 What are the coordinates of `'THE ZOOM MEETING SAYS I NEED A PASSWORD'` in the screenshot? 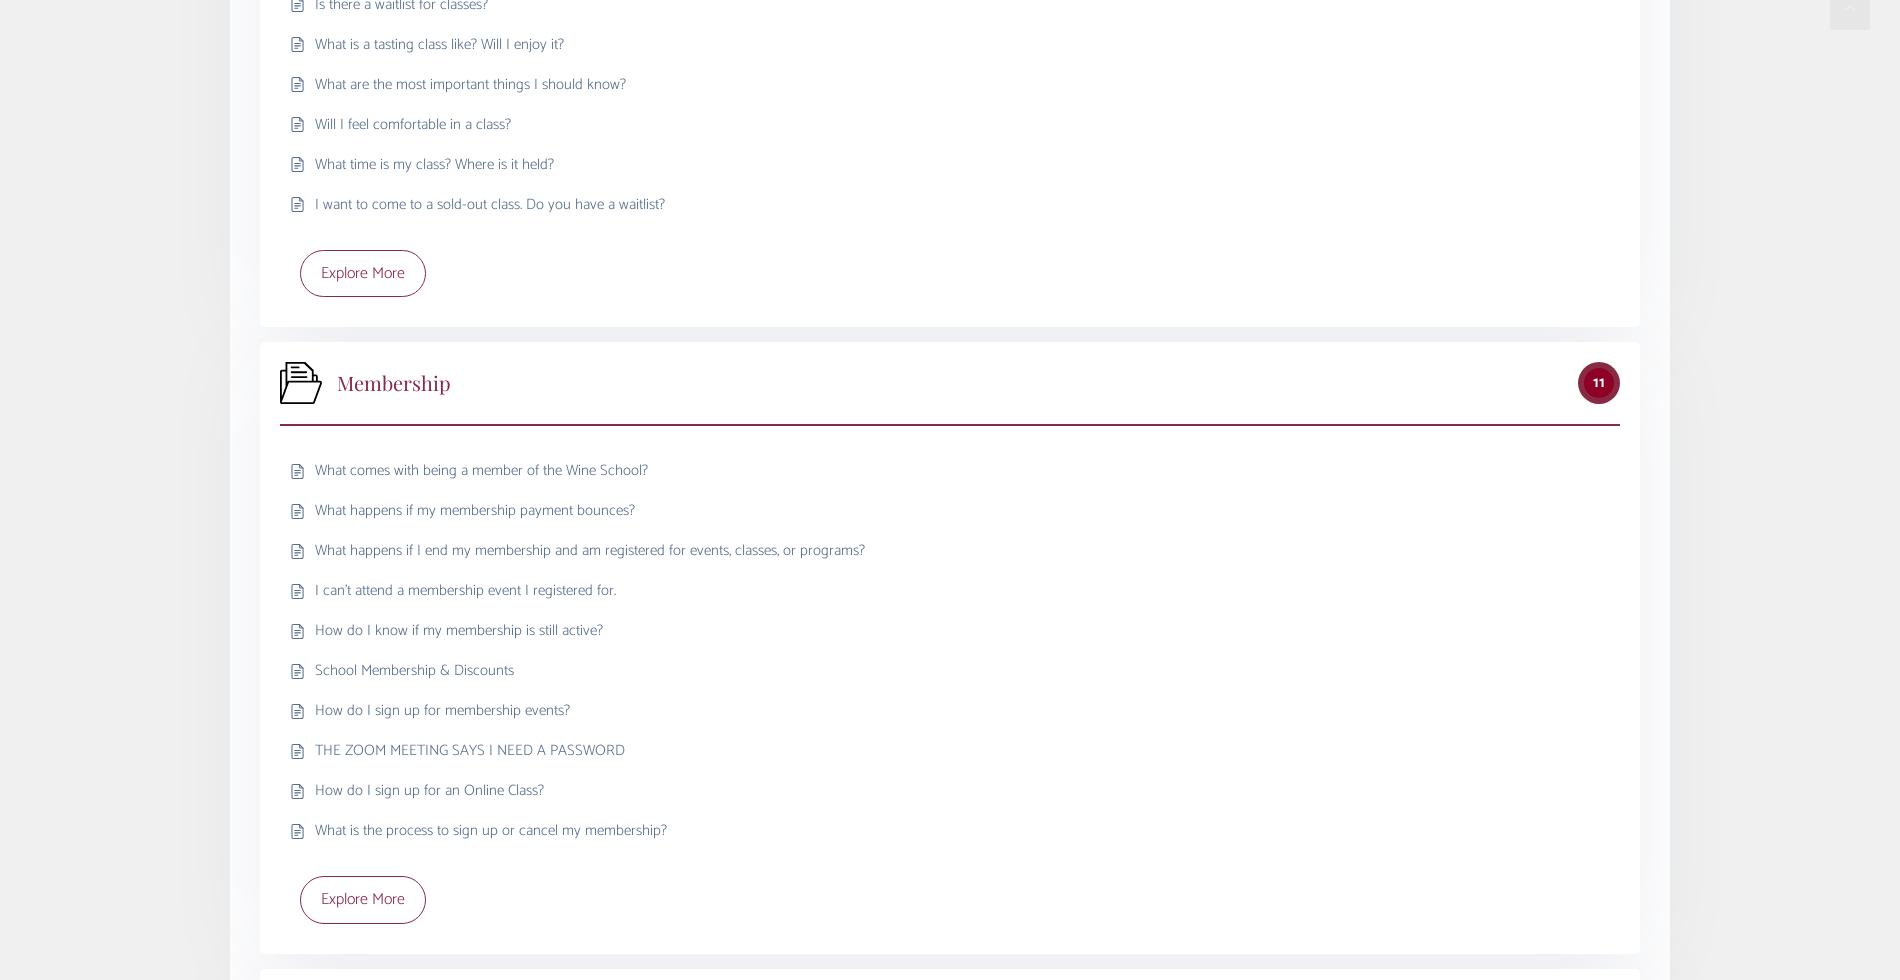 It's located at (469, 750).